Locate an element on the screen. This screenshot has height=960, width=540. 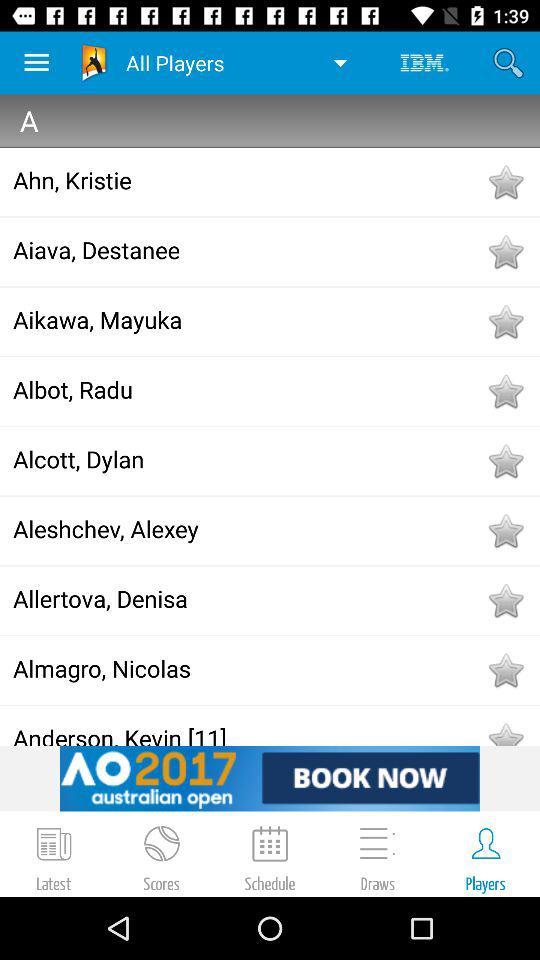
to favorites is located at coordinates (504, 251).